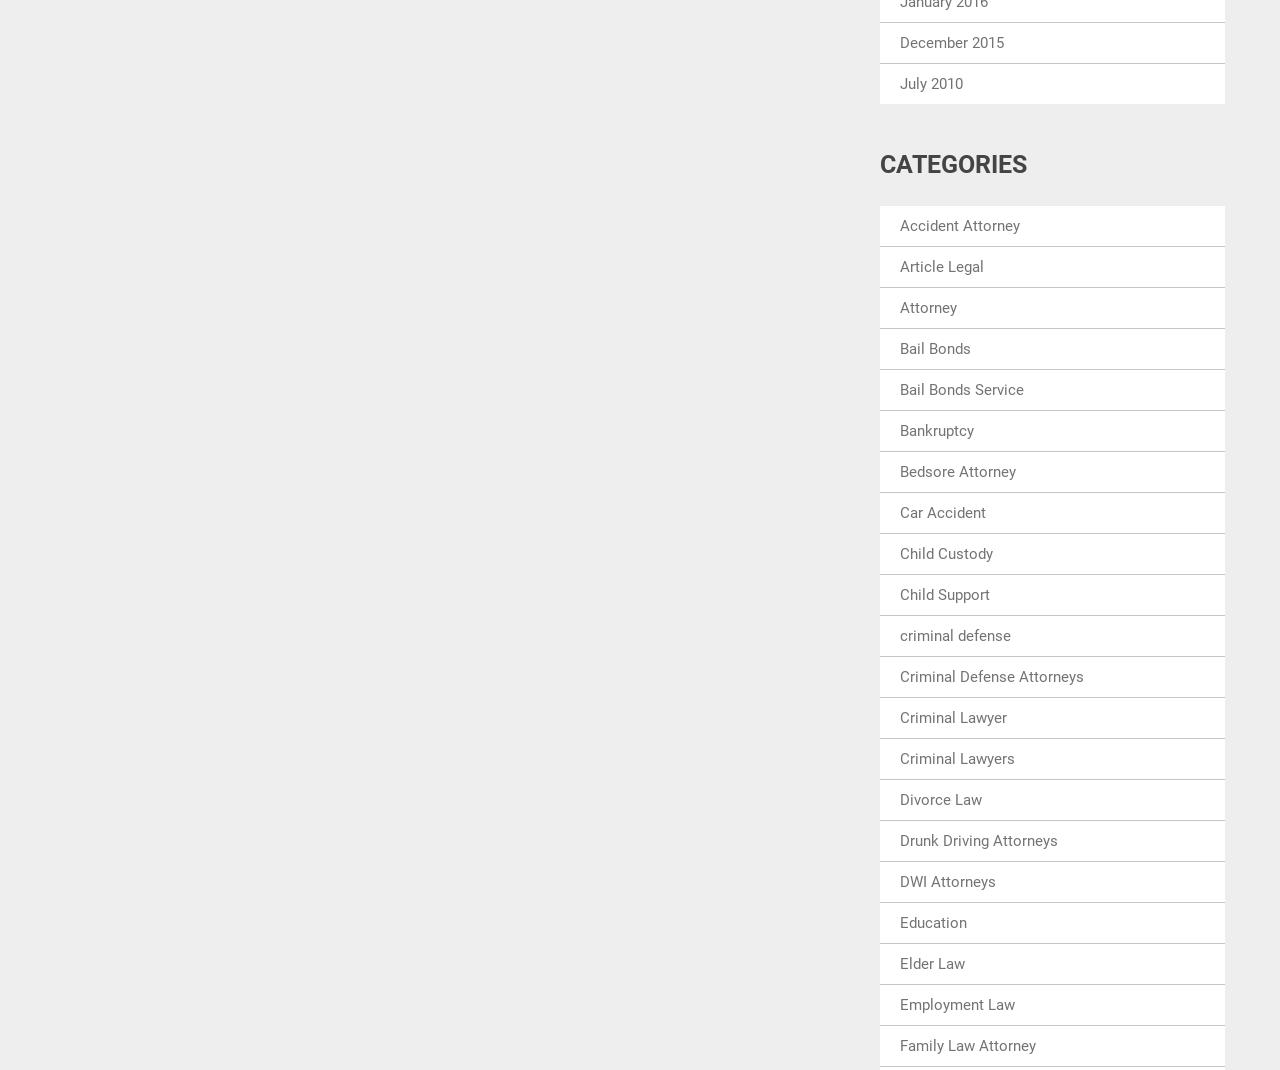  What do you see at coordinates (898, 429) in the screenshot?
I see `'Bankruptcy'` at bounding box center [898, 429].